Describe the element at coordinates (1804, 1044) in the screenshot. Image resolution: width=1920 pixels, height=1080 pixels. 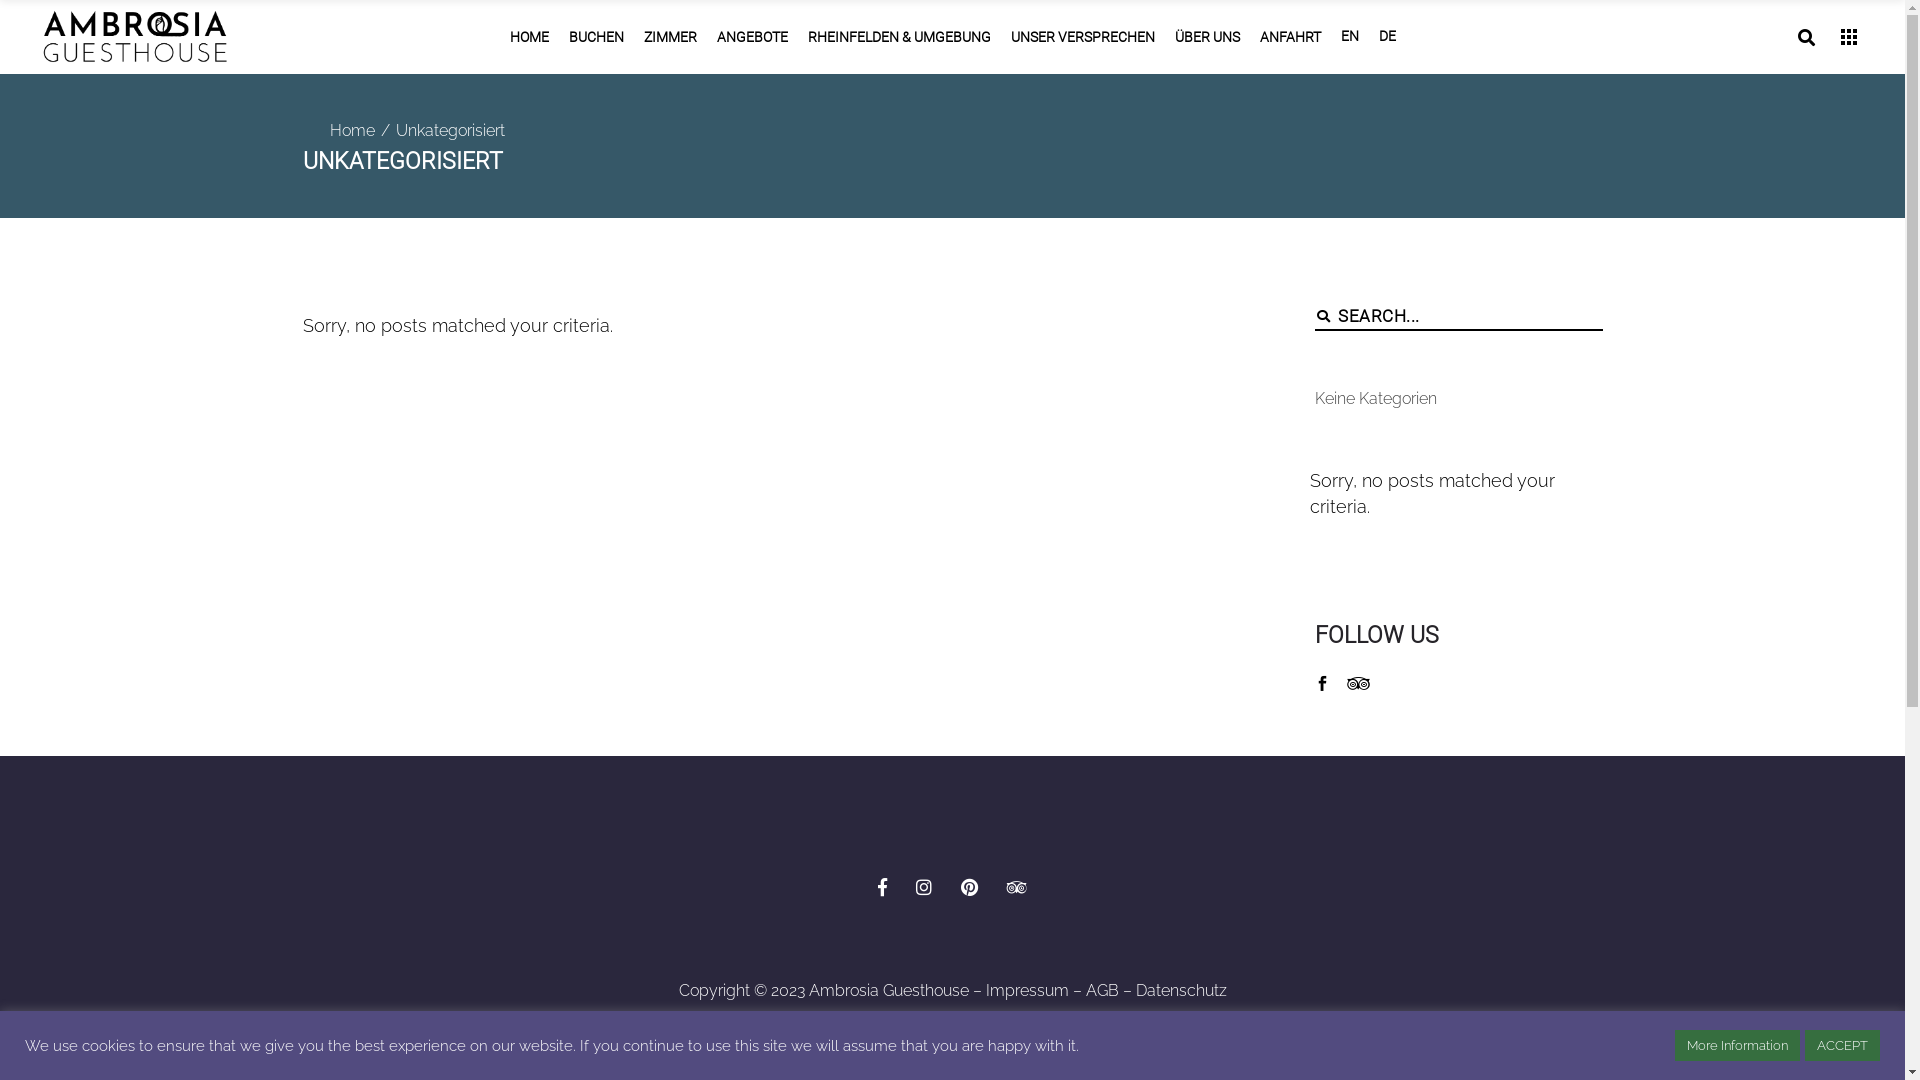
I see `'ACCEPT'` at that location.